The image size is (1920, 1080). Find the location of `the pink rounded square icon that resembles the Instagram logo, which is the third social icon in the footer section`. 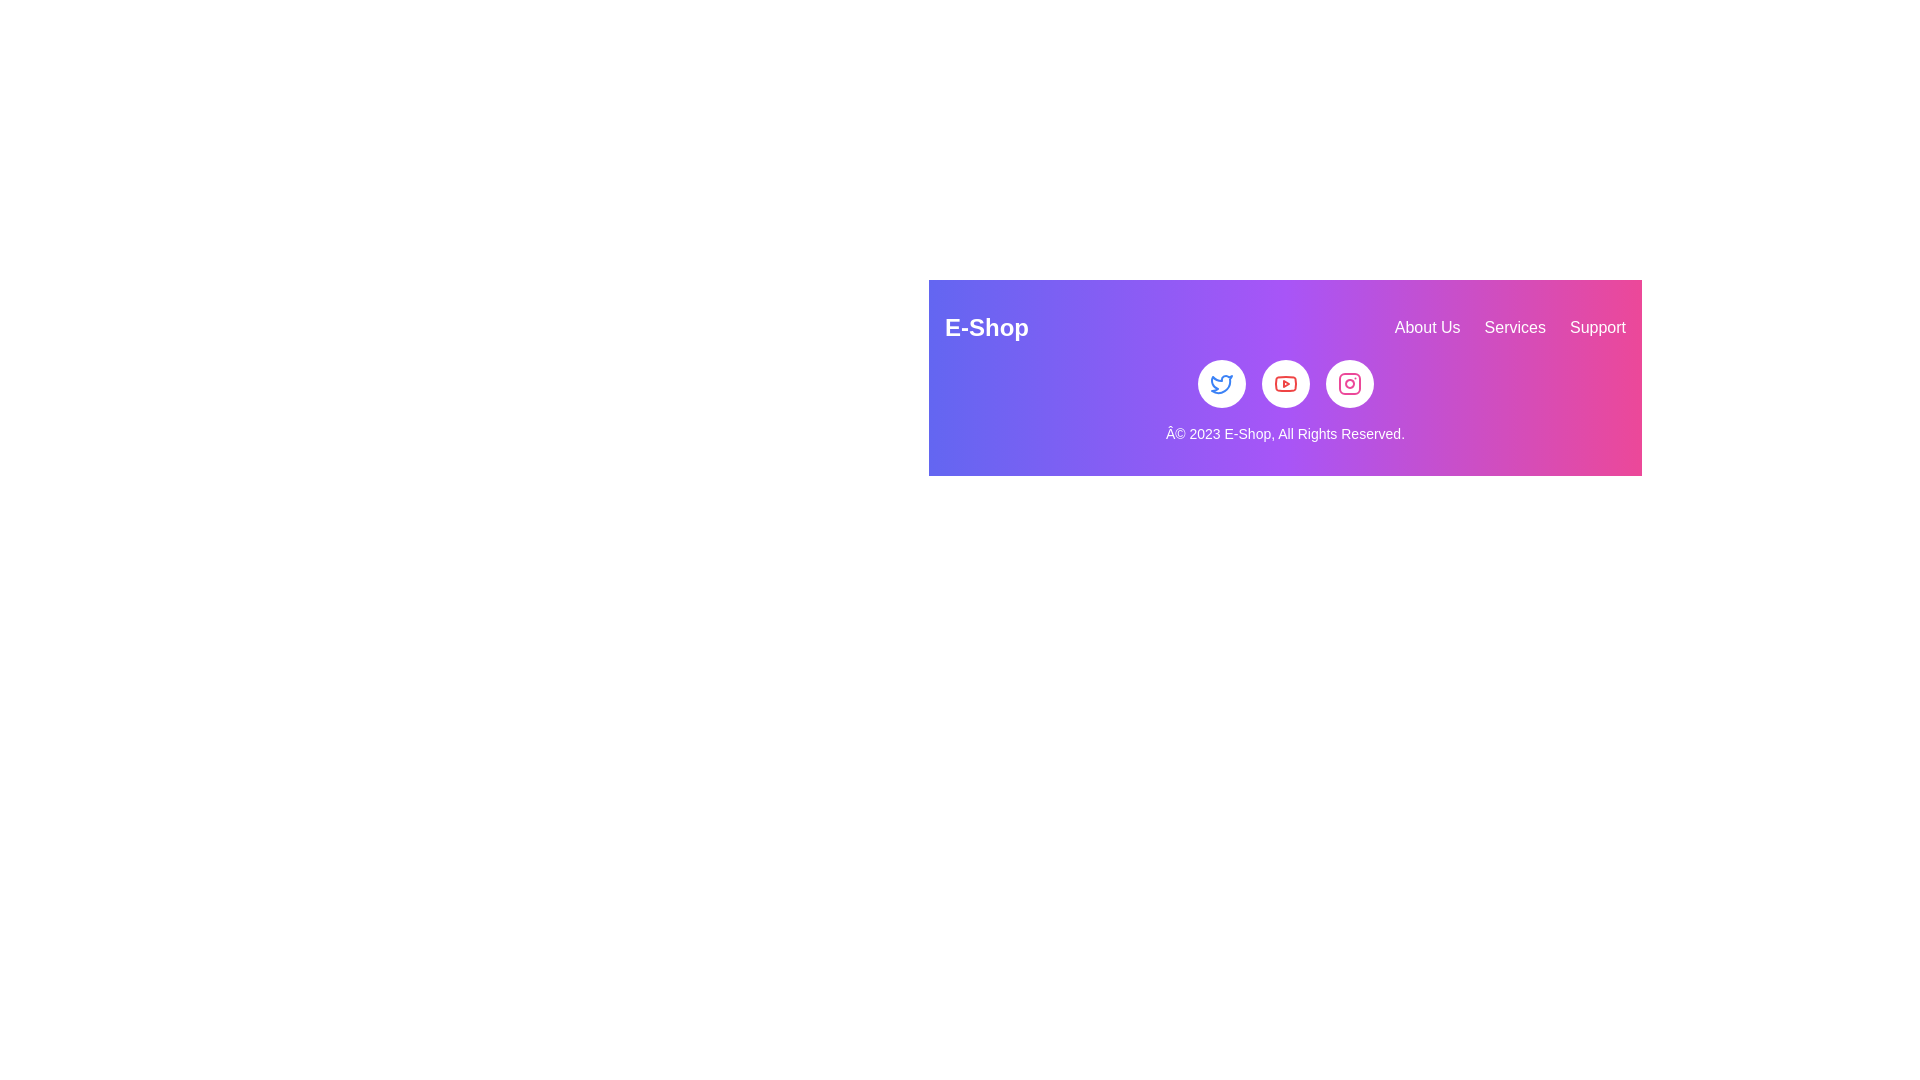

the pink rounded square icon that resembles the Instagram logo, which is the third social icon in the footer section is located at coordinates (1349, 384).